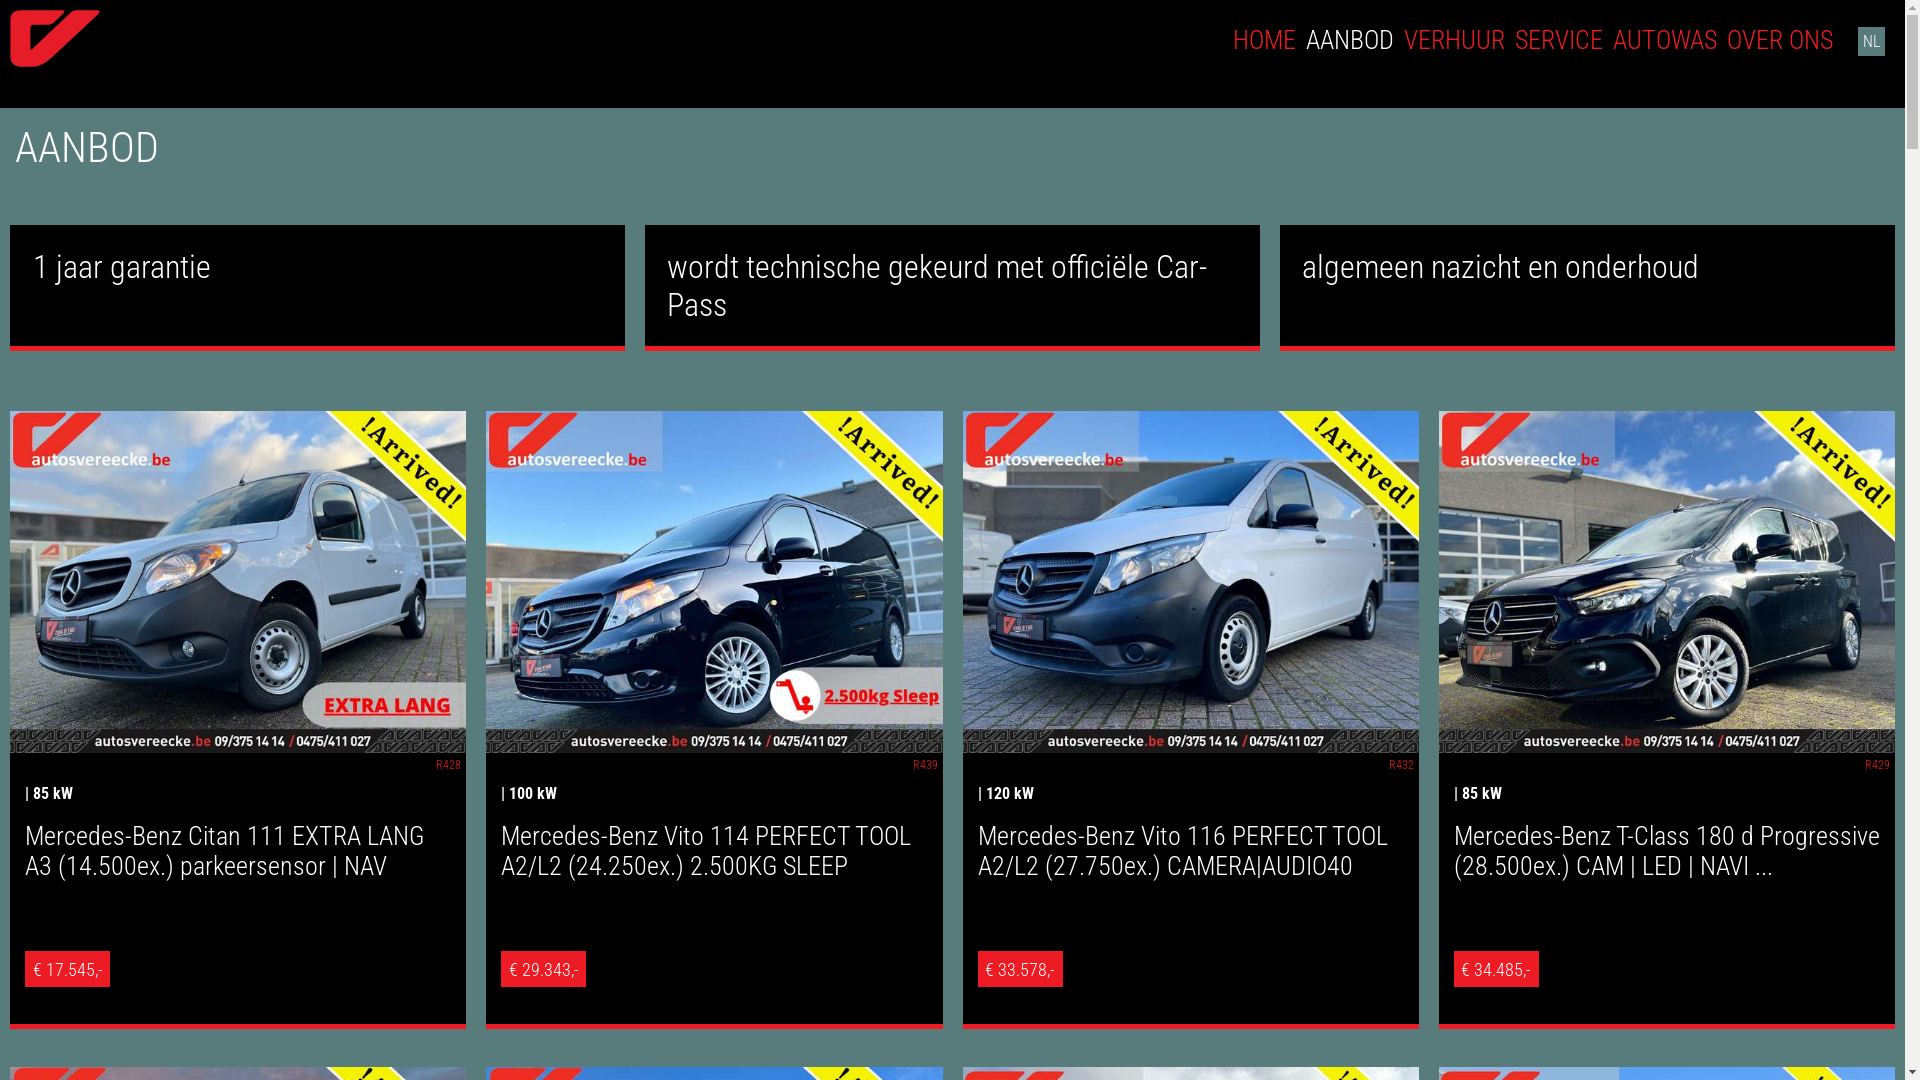 This screenshot has width=1920, height=1080. I want to click on 'AUTOWAS', so click(1665, 39).